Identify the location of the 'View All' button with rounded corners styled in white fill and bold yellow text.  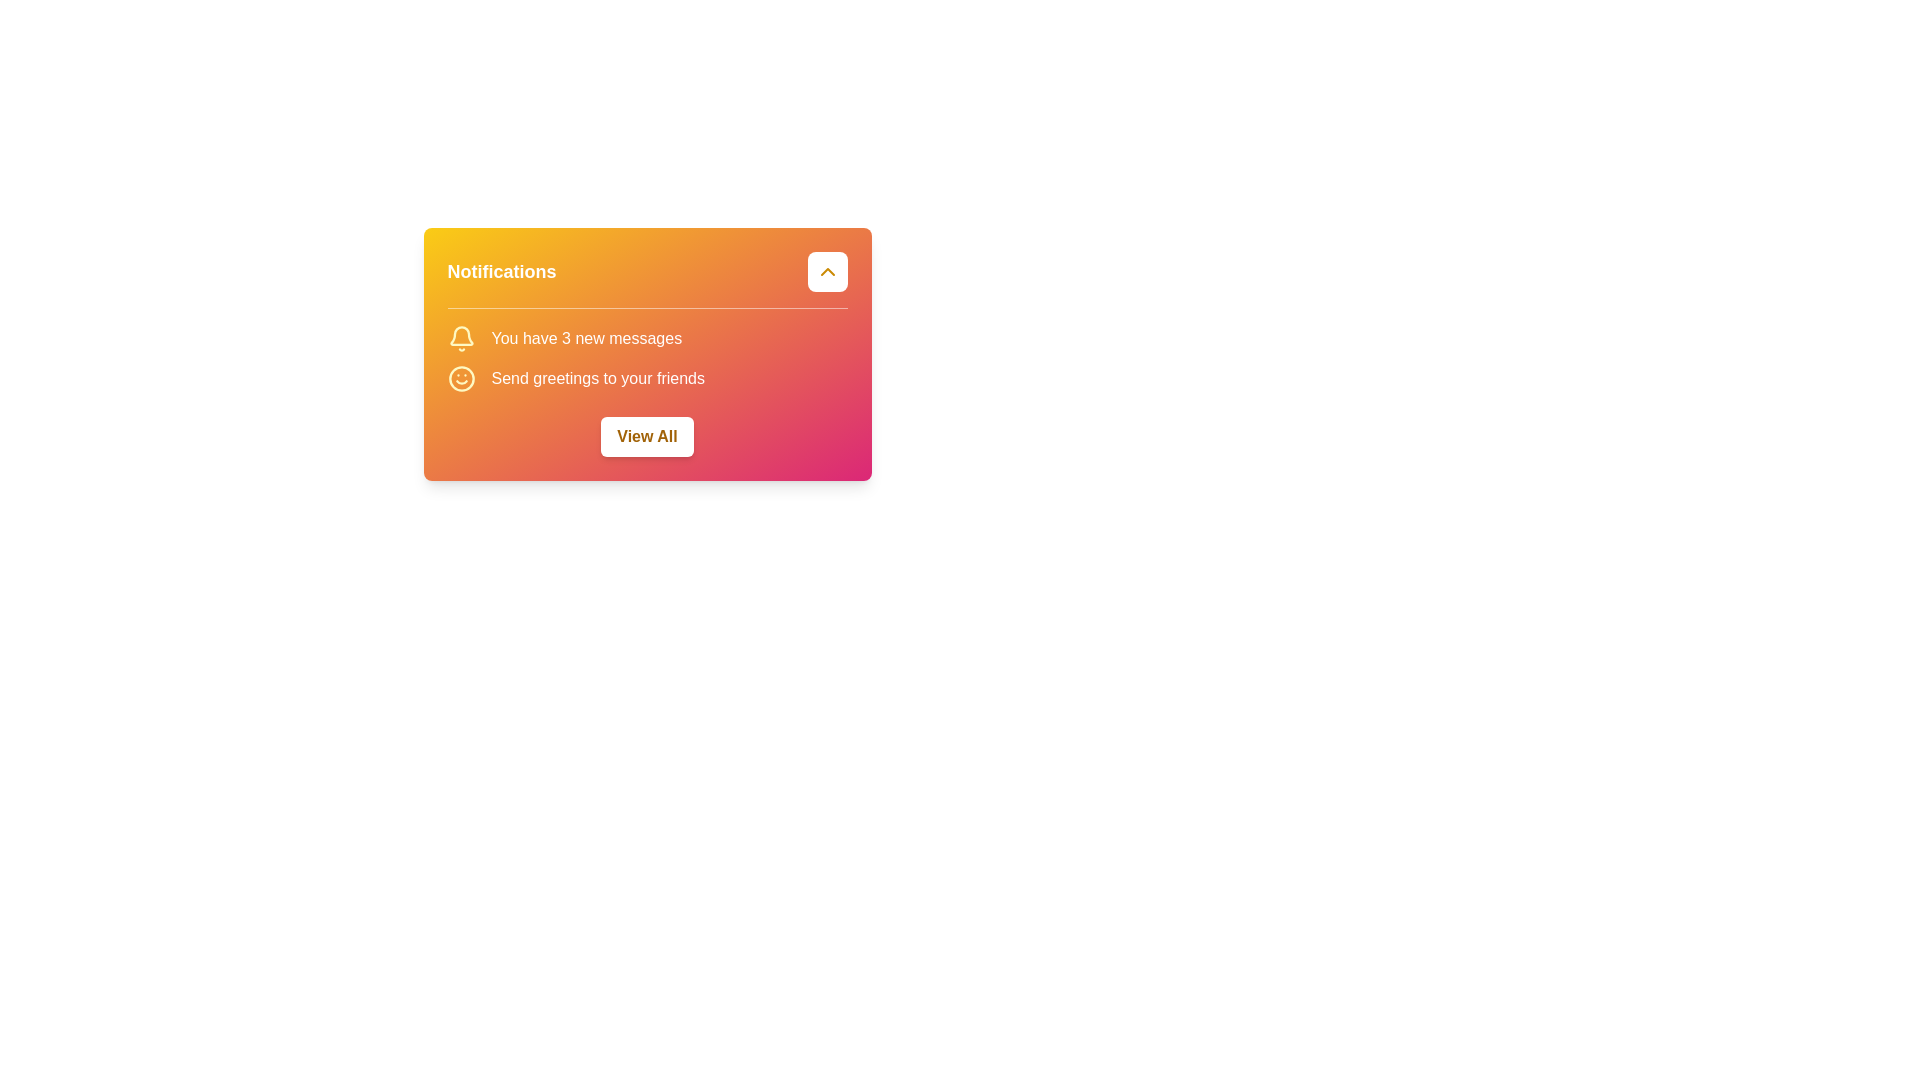
(647, 430).